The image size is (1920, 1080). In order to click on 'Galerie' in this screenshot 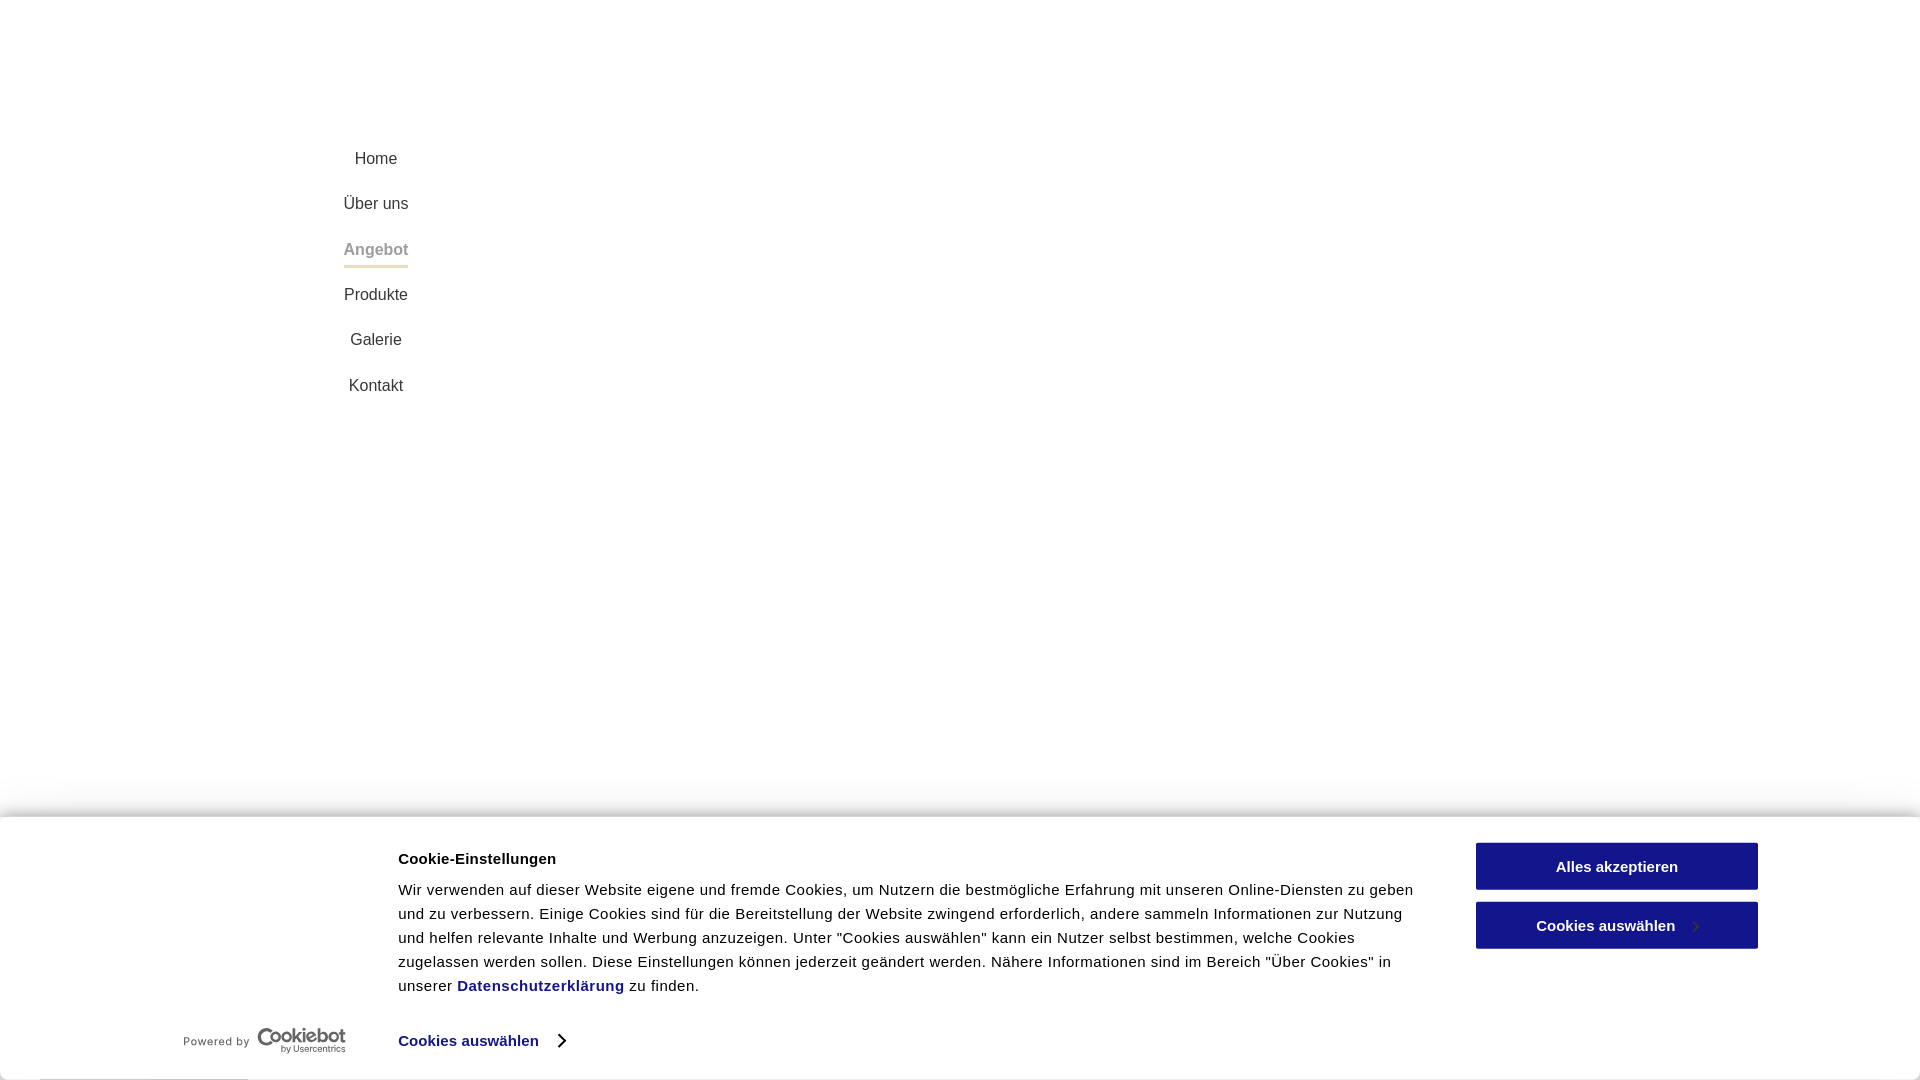, I will do `click(1042, 956)`.